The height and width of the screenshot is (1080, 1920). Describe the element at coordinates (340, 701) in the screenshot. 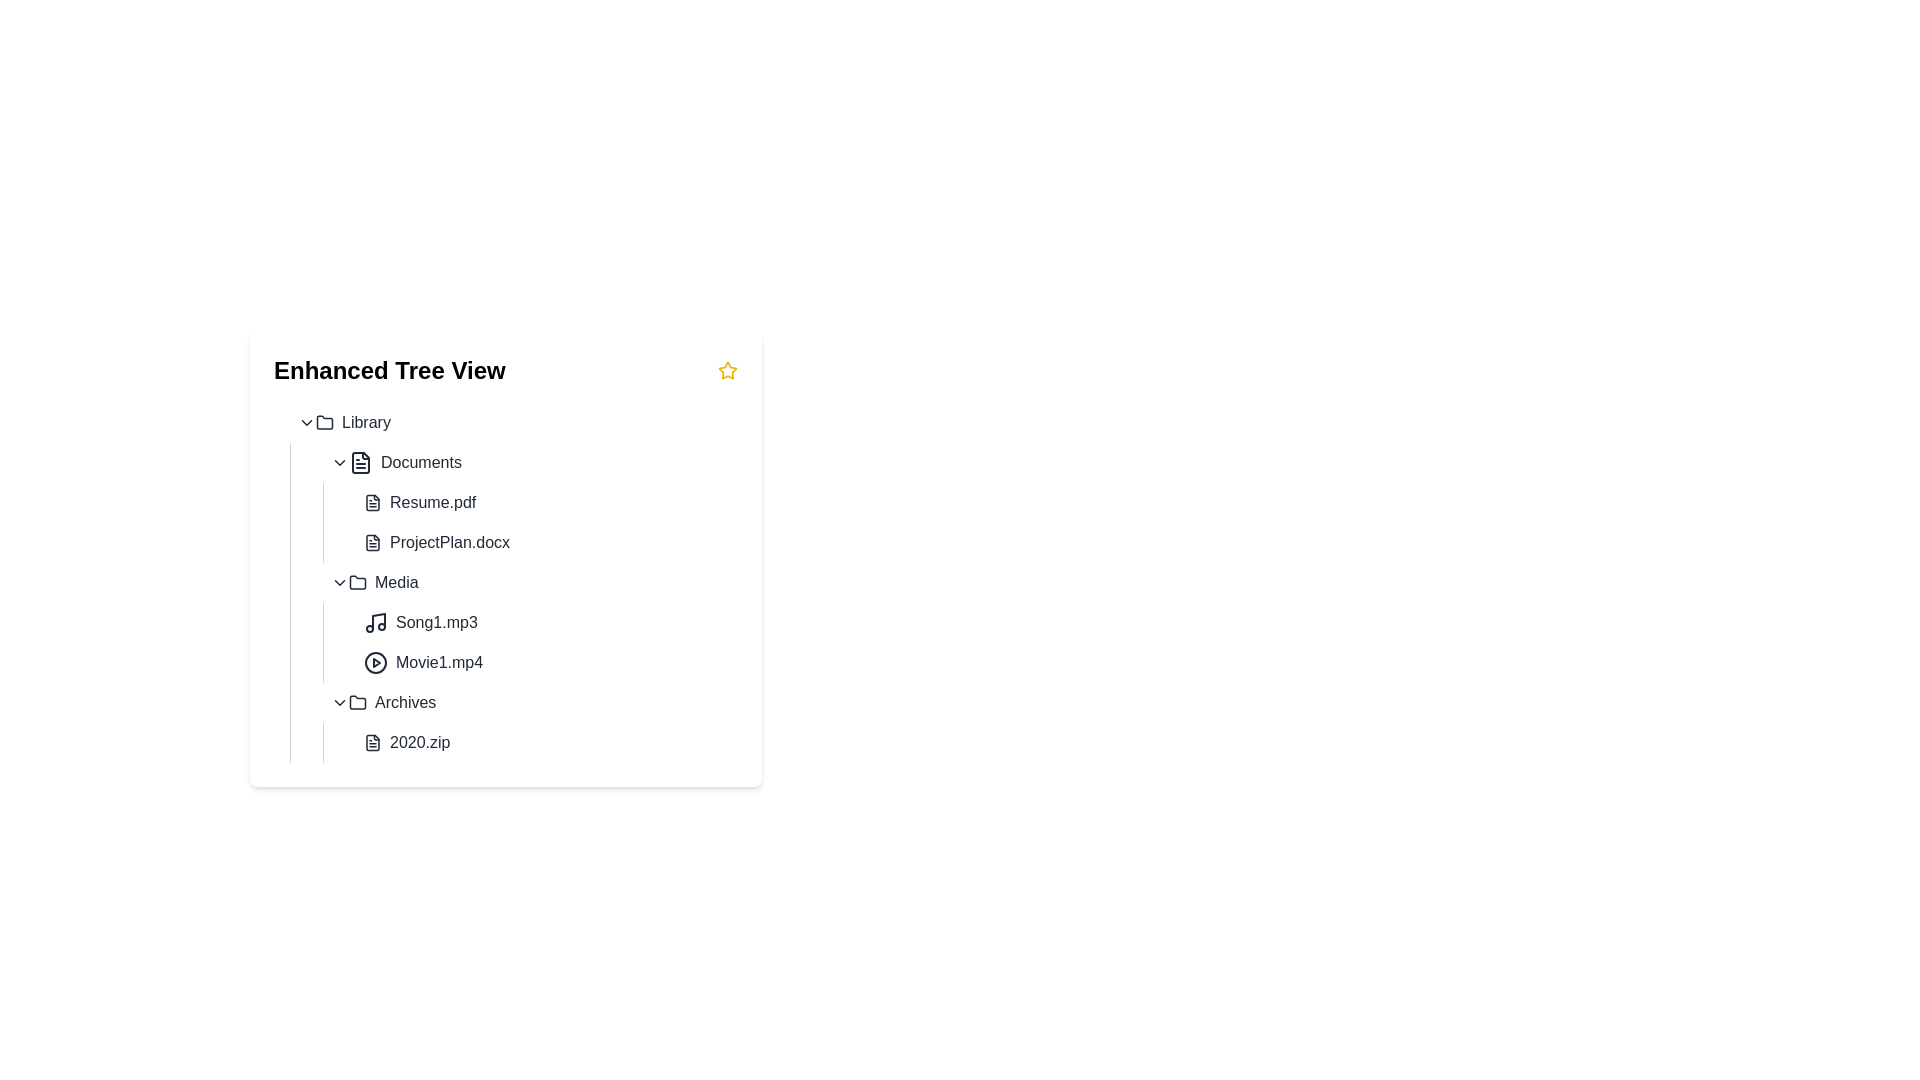

I see `the chevron dropdown indicator icon next to the 'Archives' label` at that location.